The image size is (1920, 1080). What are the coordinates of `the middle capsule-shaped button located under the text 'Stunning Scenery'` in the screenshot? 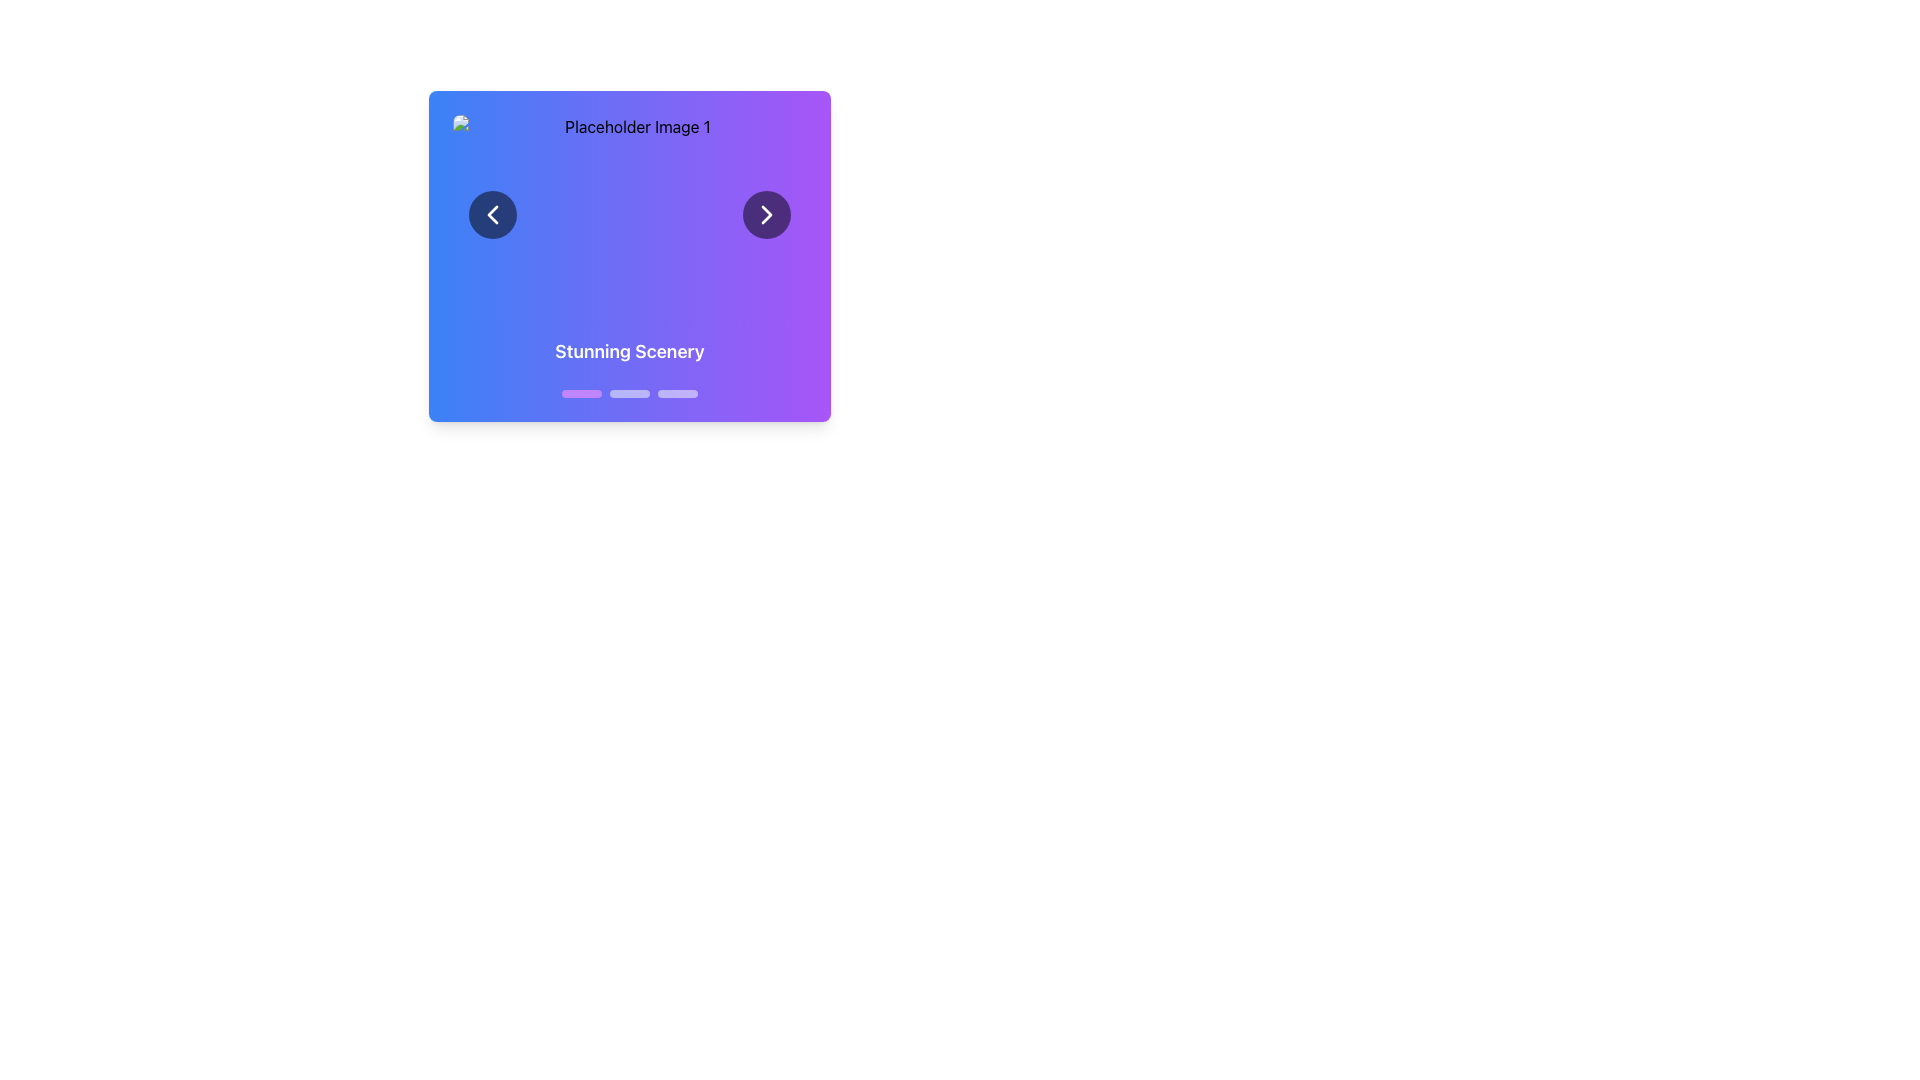 It's located at (628, 393).